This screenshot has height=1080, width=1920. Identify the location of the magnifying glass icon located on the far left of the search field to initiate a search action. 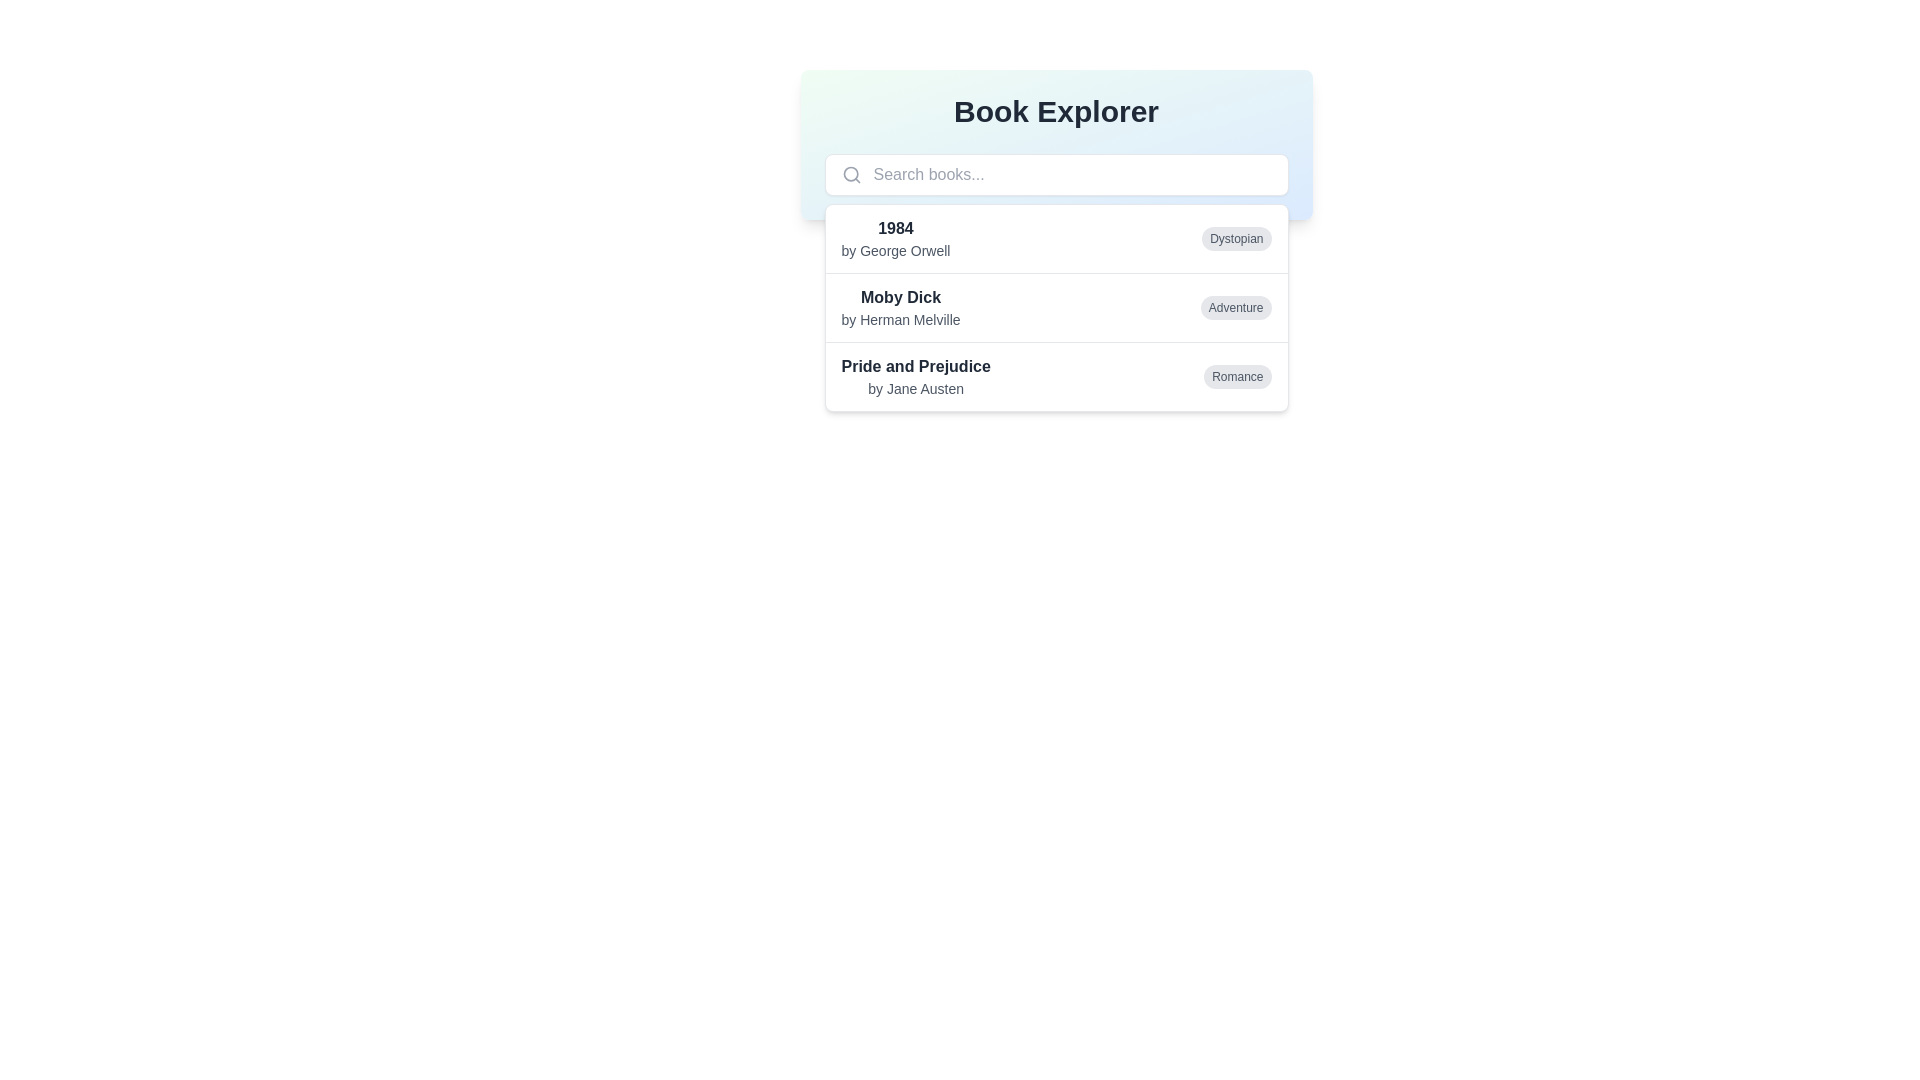
(851, 173).